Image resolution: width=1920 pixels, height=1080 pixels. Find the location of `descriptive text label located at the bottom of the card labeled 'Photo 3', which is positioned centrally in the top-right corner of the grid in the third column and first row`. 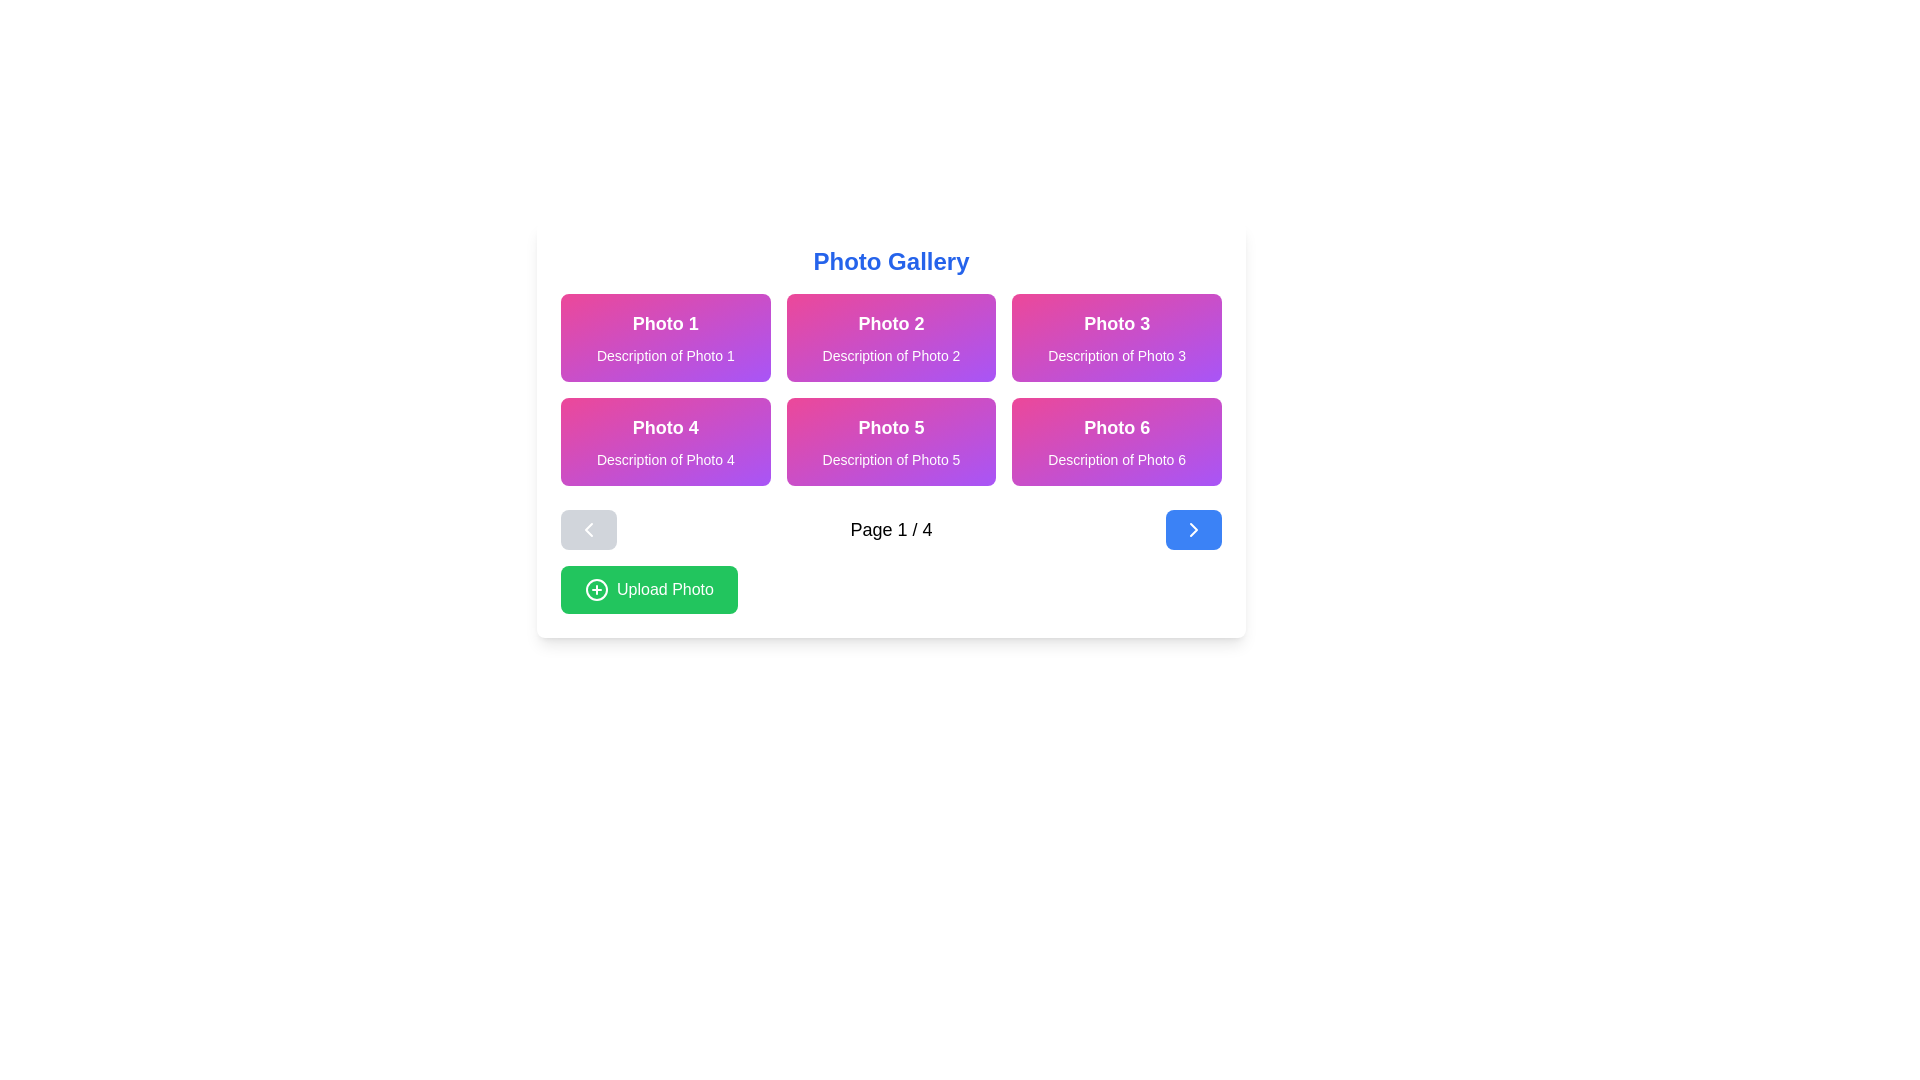

descriptive text label located at the bottom of the card labeled 'Photo 3', which is positioned centrally in the top-right corner of the grid in the third column and first row is located at coordinates (1116, 354).